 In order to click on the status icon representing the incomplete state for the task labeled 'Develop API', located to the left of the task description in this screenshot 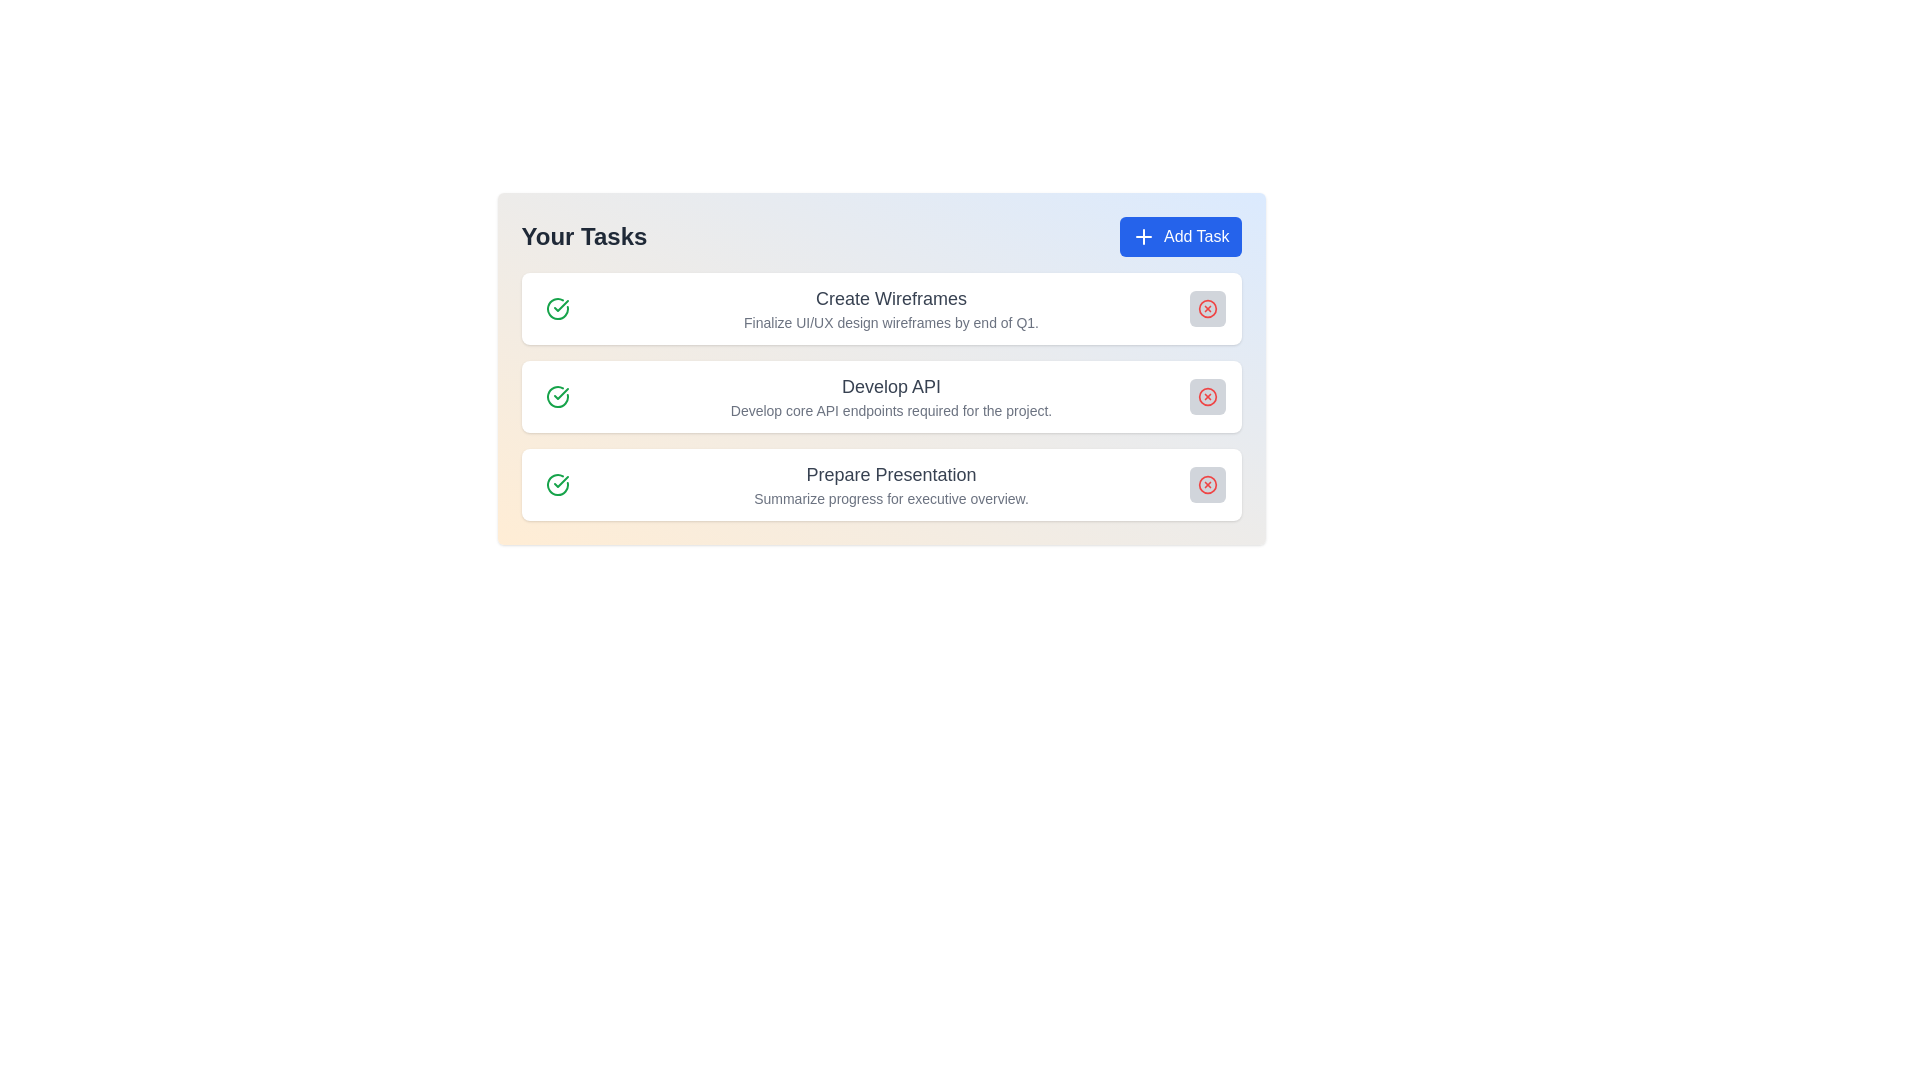, I will do `click(557, 397)`.